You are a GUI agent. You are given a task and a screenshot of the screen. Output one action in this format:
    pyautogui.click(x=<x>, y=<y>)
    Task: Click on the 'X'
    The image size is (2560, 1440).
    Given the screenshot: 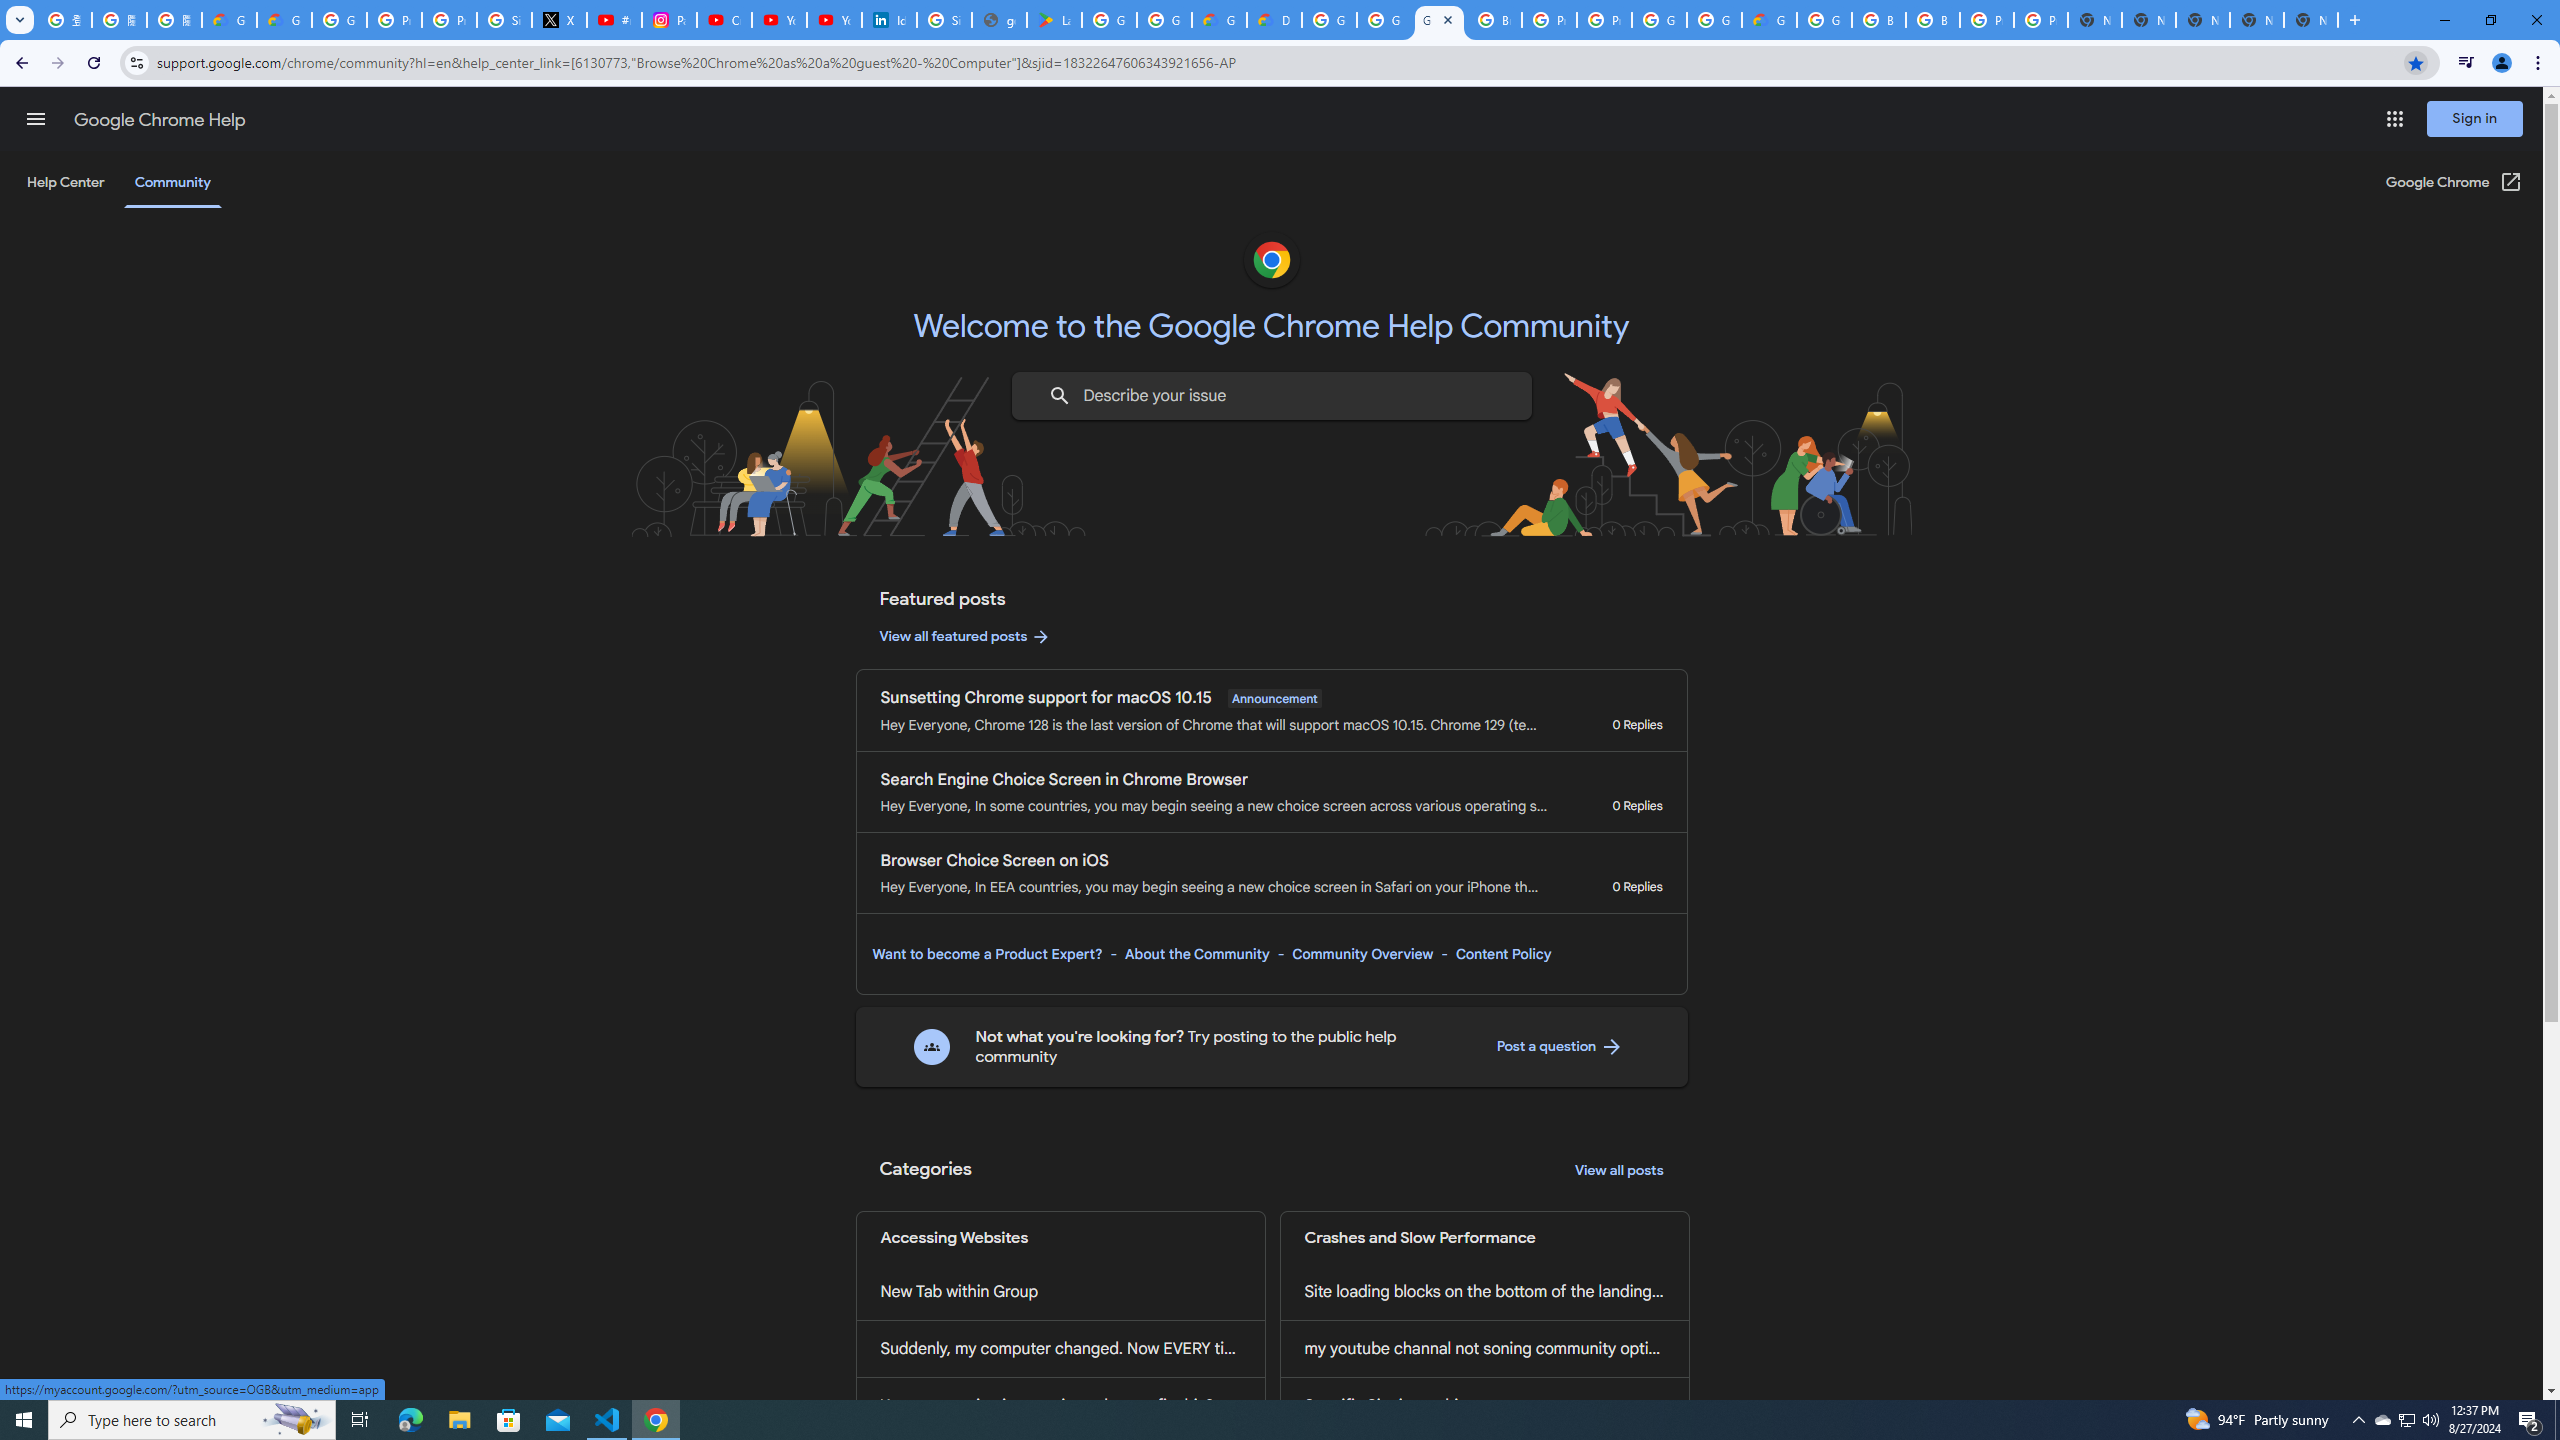 What is the action you would take?
    pyautogui.click(x=558, y=19)
    